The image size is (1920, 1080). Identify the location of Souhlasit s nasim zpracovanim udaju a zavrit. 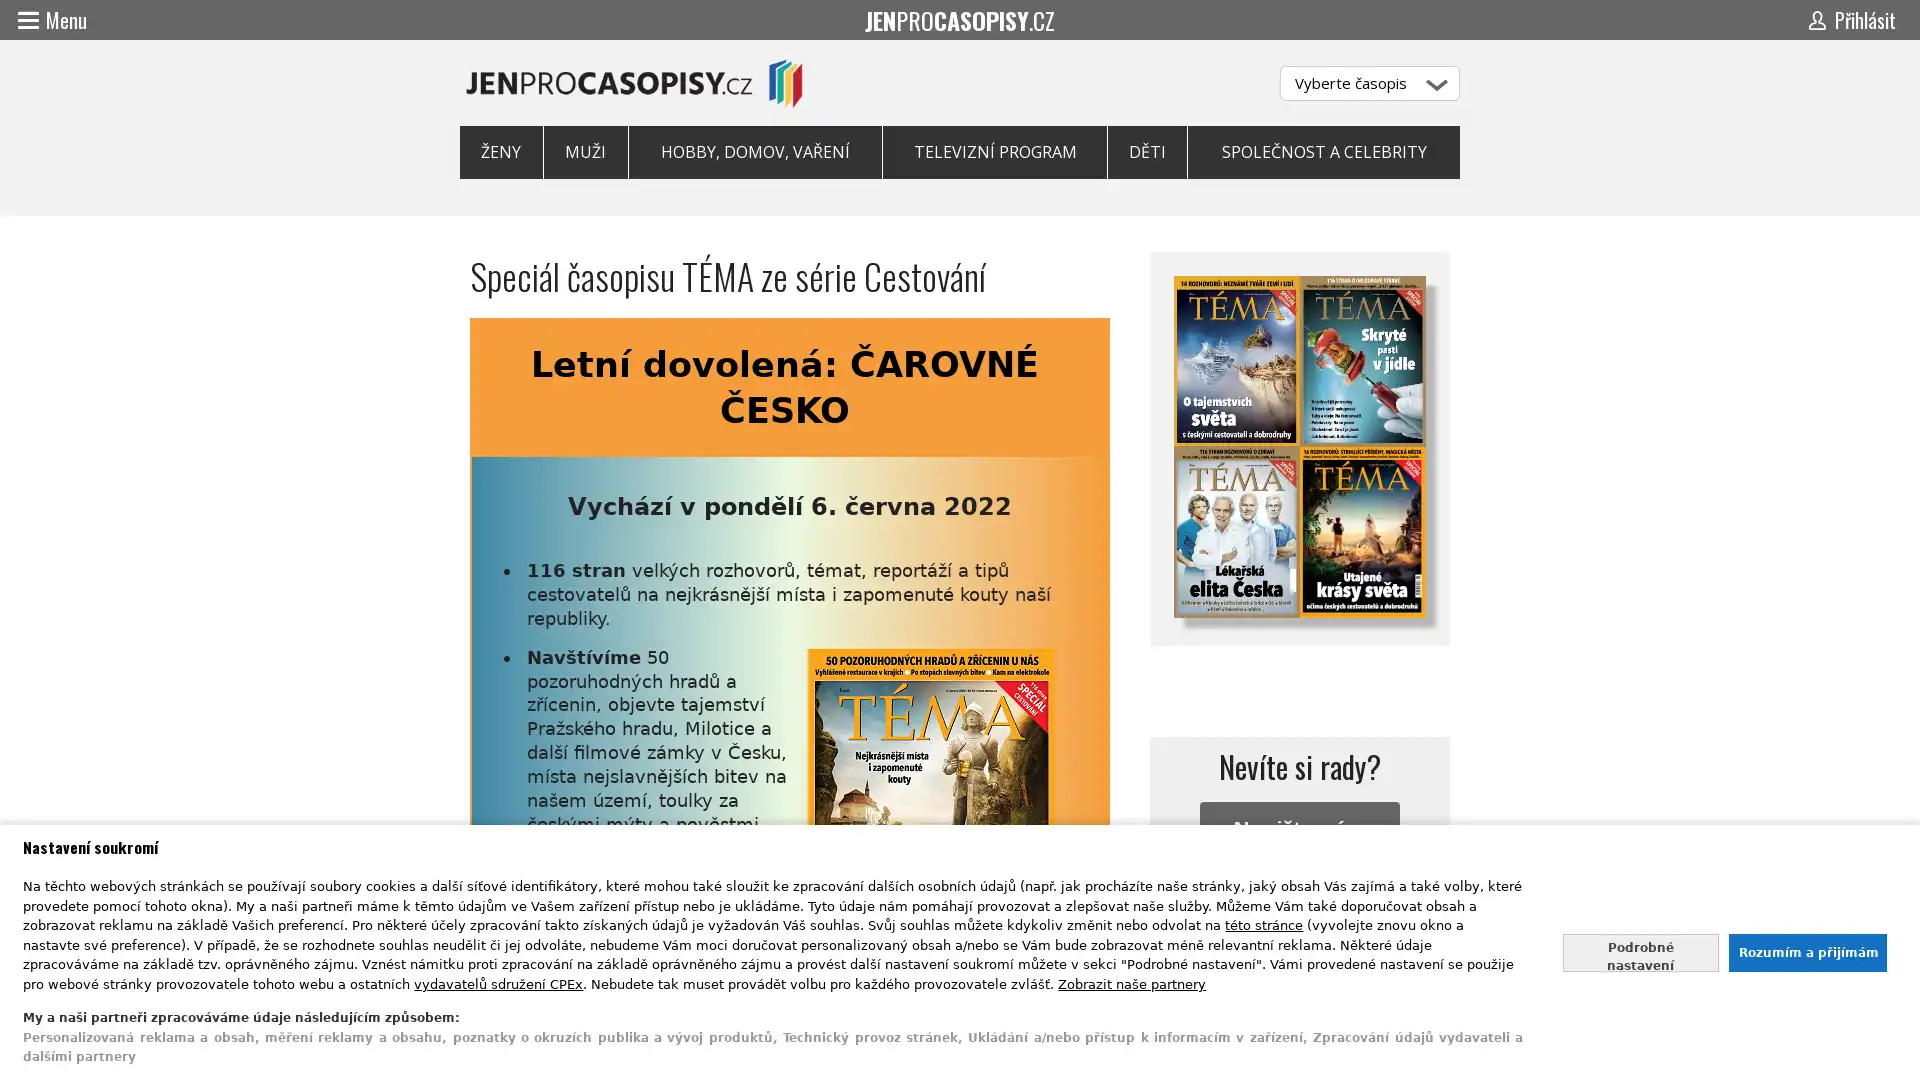
(1806, 951).